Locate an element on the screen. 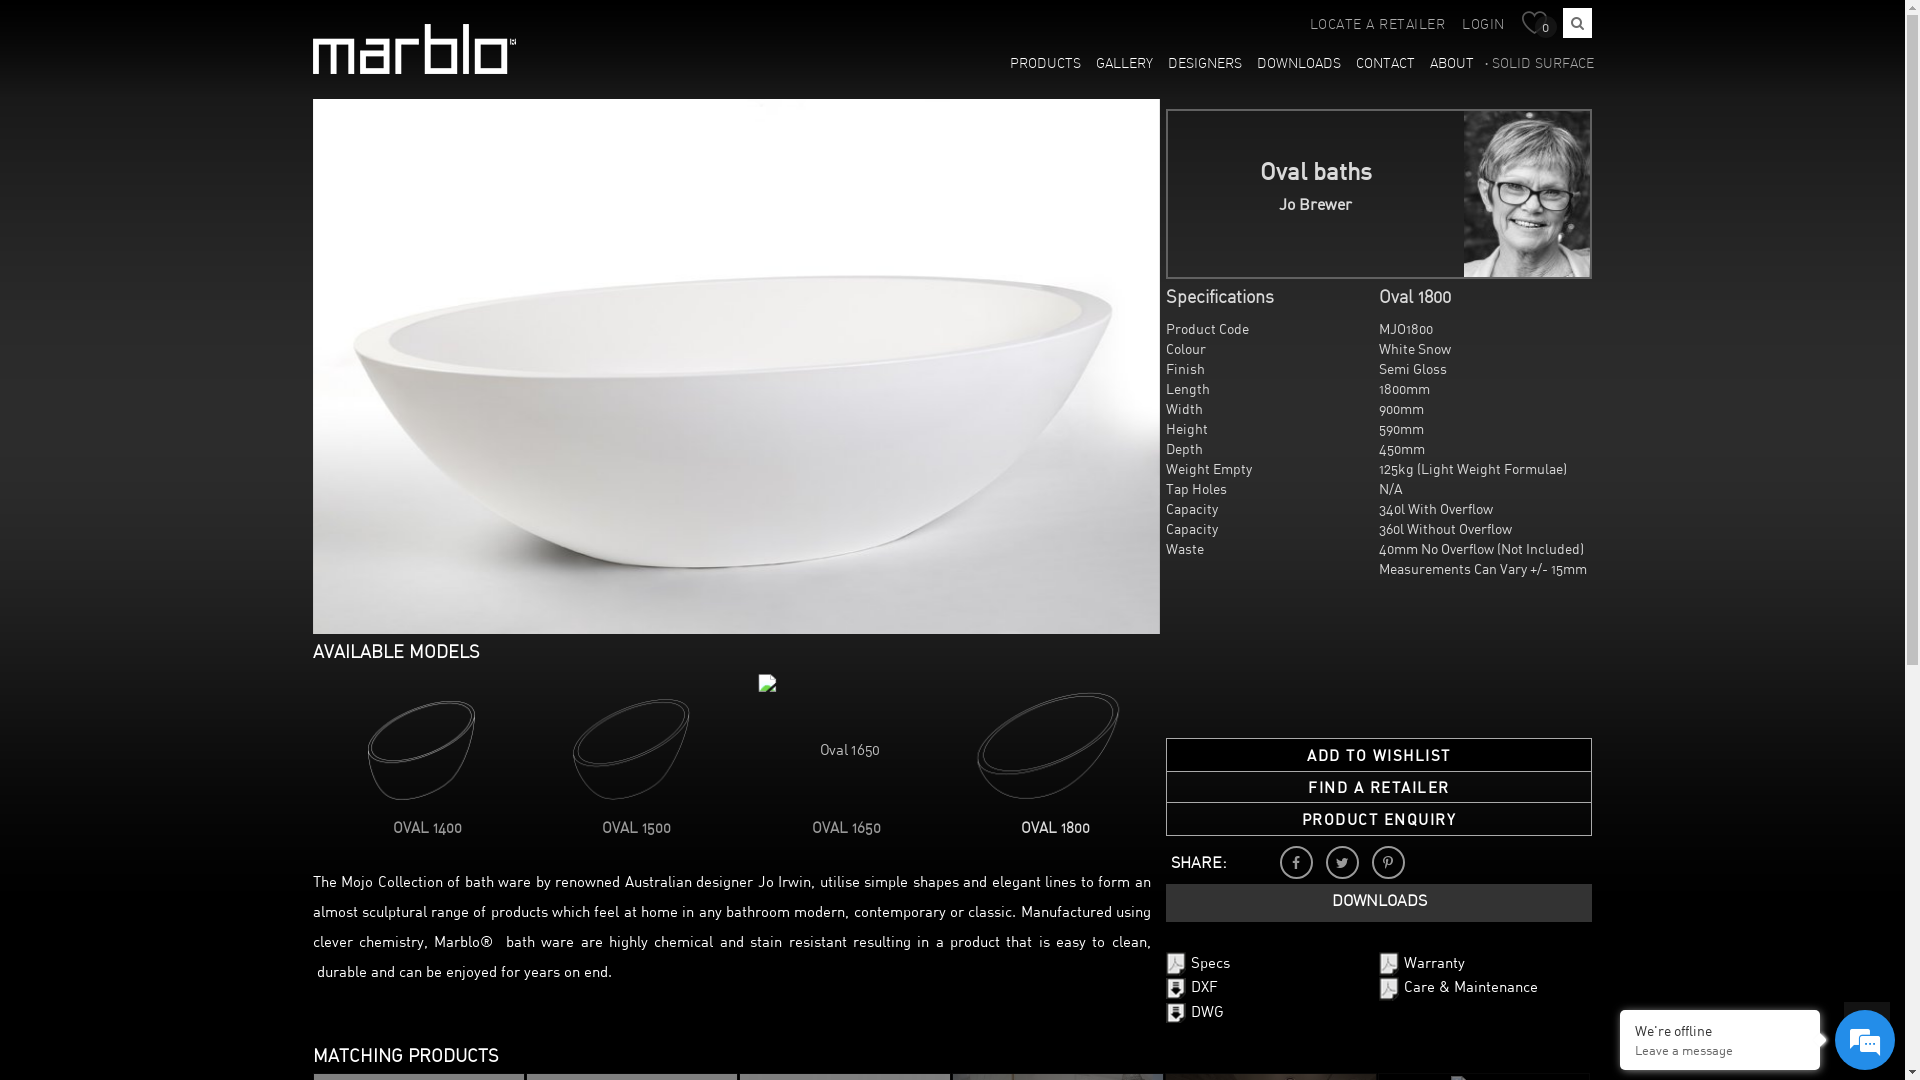 The image size is (1920, 1080). 'Oval 1650' is located at coordinates (834, 741).